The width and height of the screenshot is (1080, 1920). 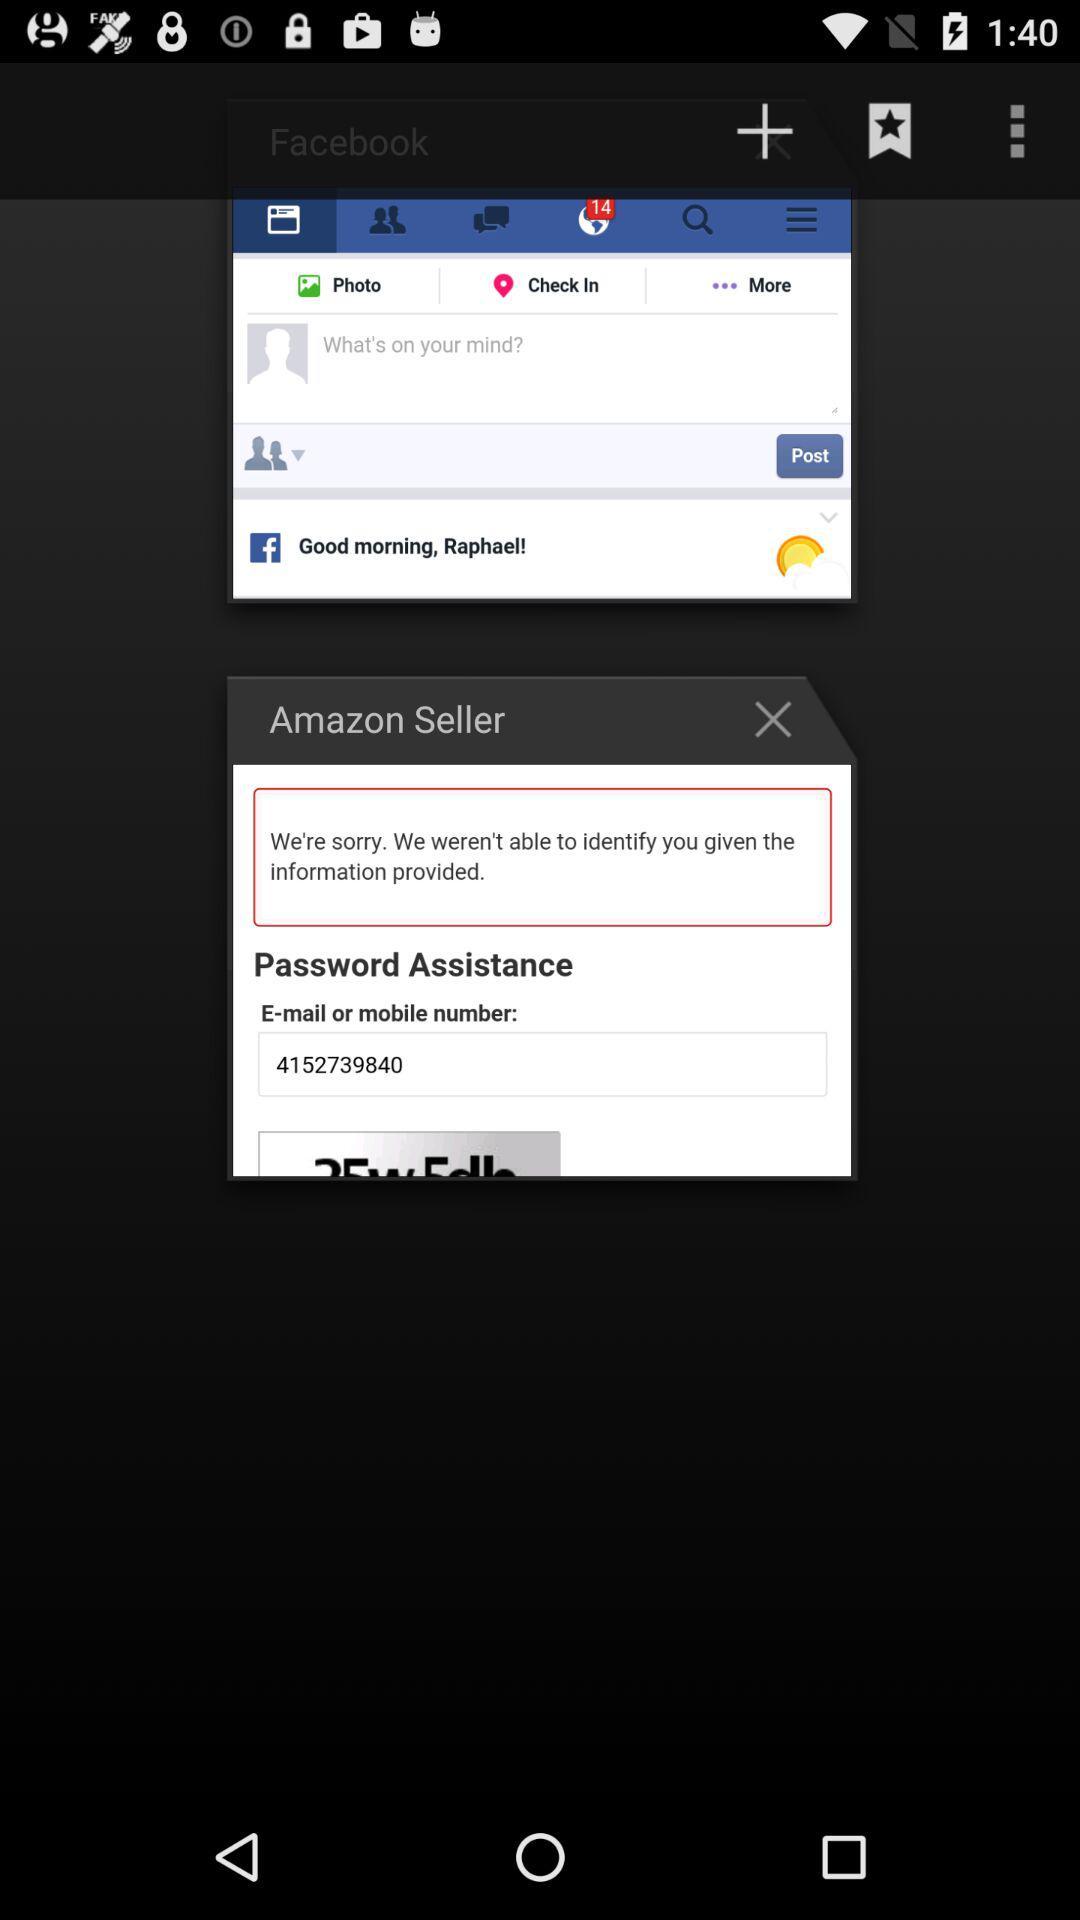 I want to click on the more icon, so click(x=1017, y=139).